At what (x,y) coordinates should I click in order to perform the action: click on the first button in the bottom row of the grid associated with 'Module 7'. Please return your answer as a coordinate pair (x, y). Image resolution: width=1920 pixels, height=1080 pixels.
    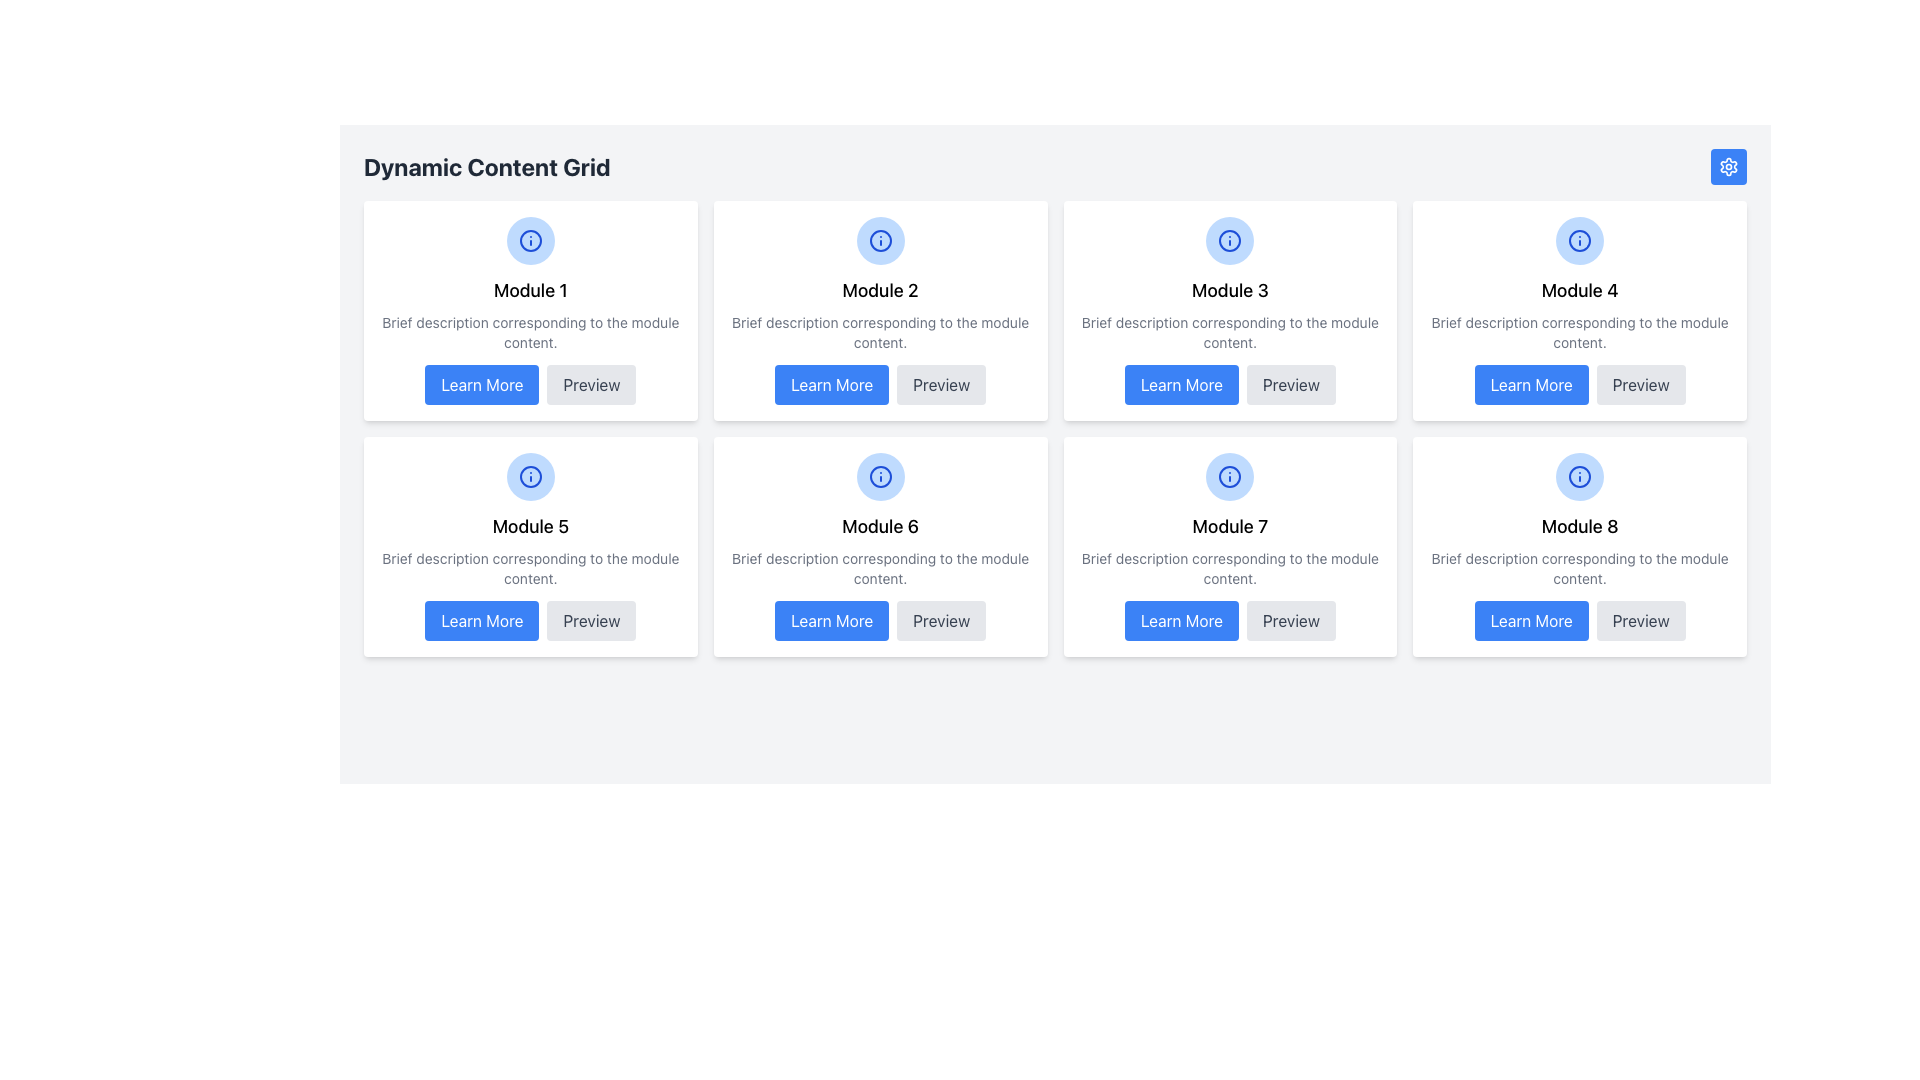
    Looking at the image, I should click on (1181, 620).